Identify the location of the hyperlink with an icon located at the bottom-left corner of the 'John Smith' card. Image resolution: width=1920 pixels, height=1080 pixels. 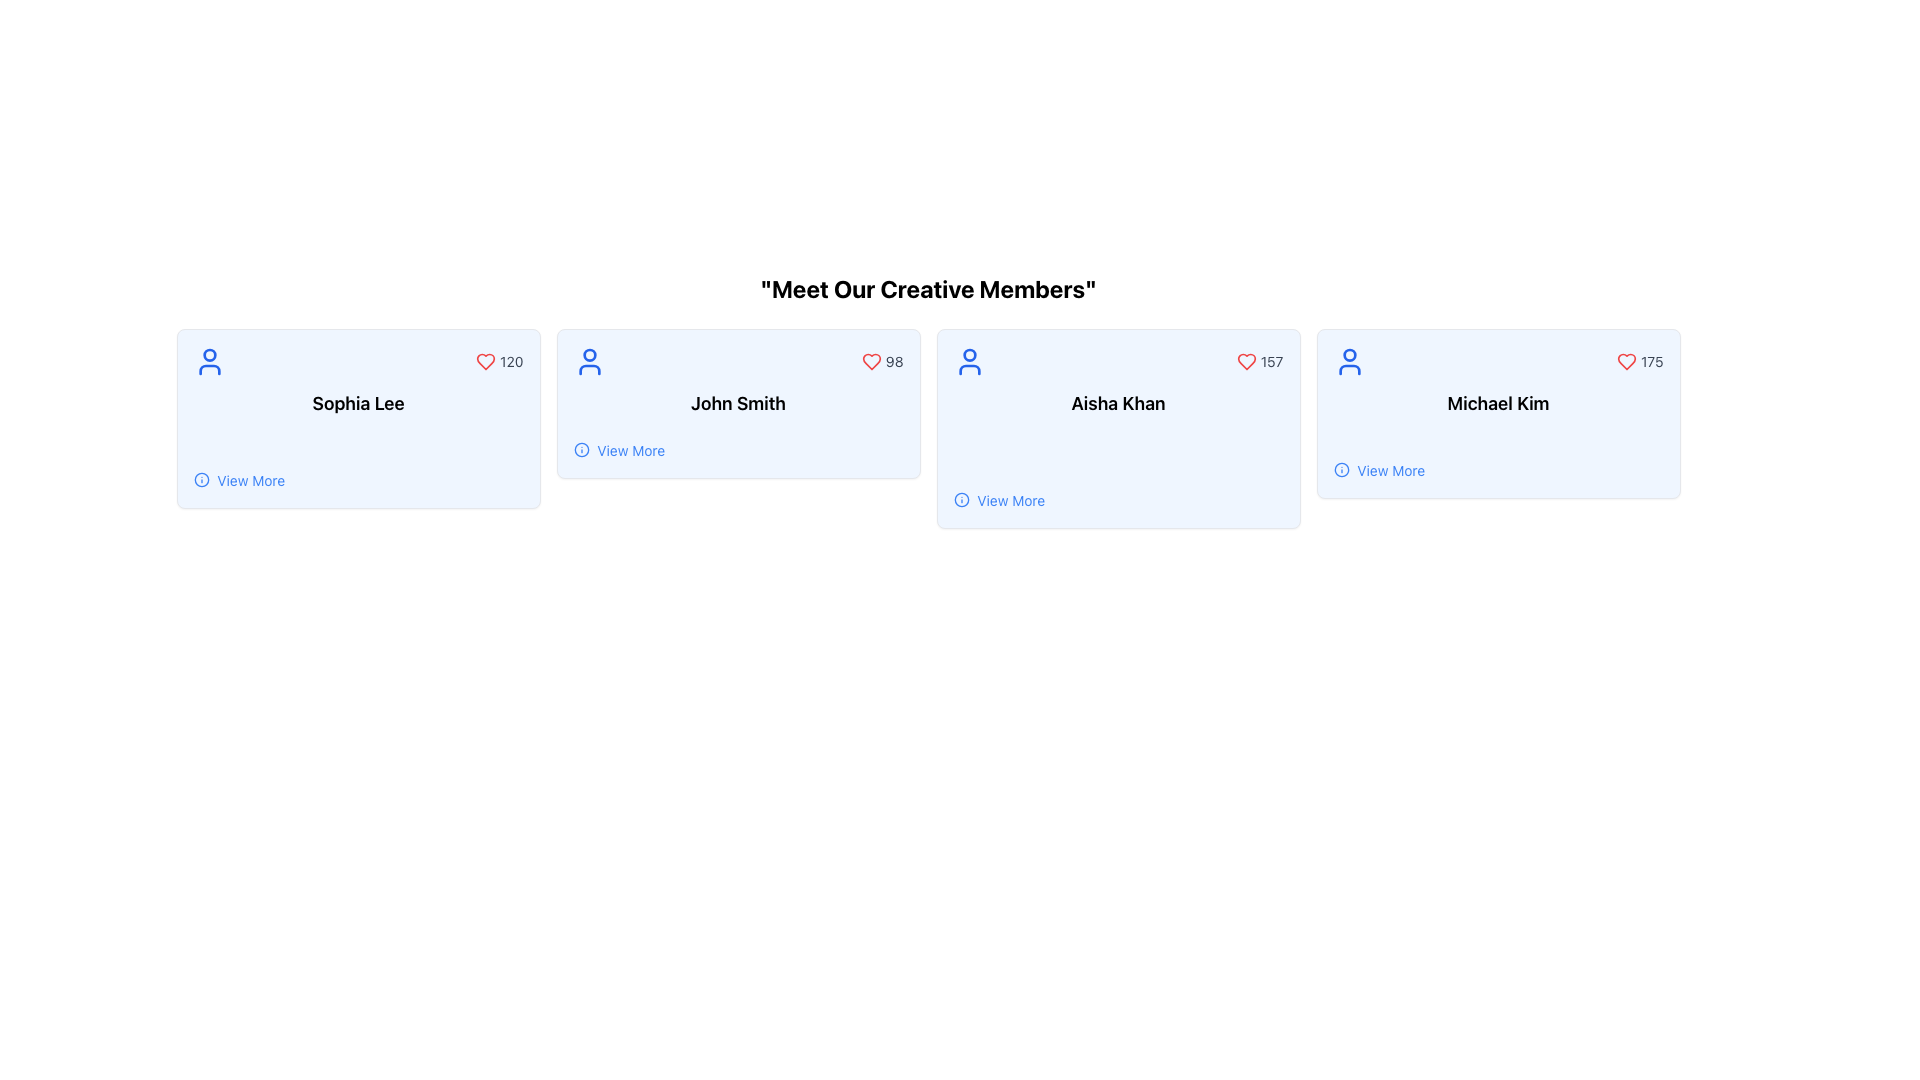
(618, 450).